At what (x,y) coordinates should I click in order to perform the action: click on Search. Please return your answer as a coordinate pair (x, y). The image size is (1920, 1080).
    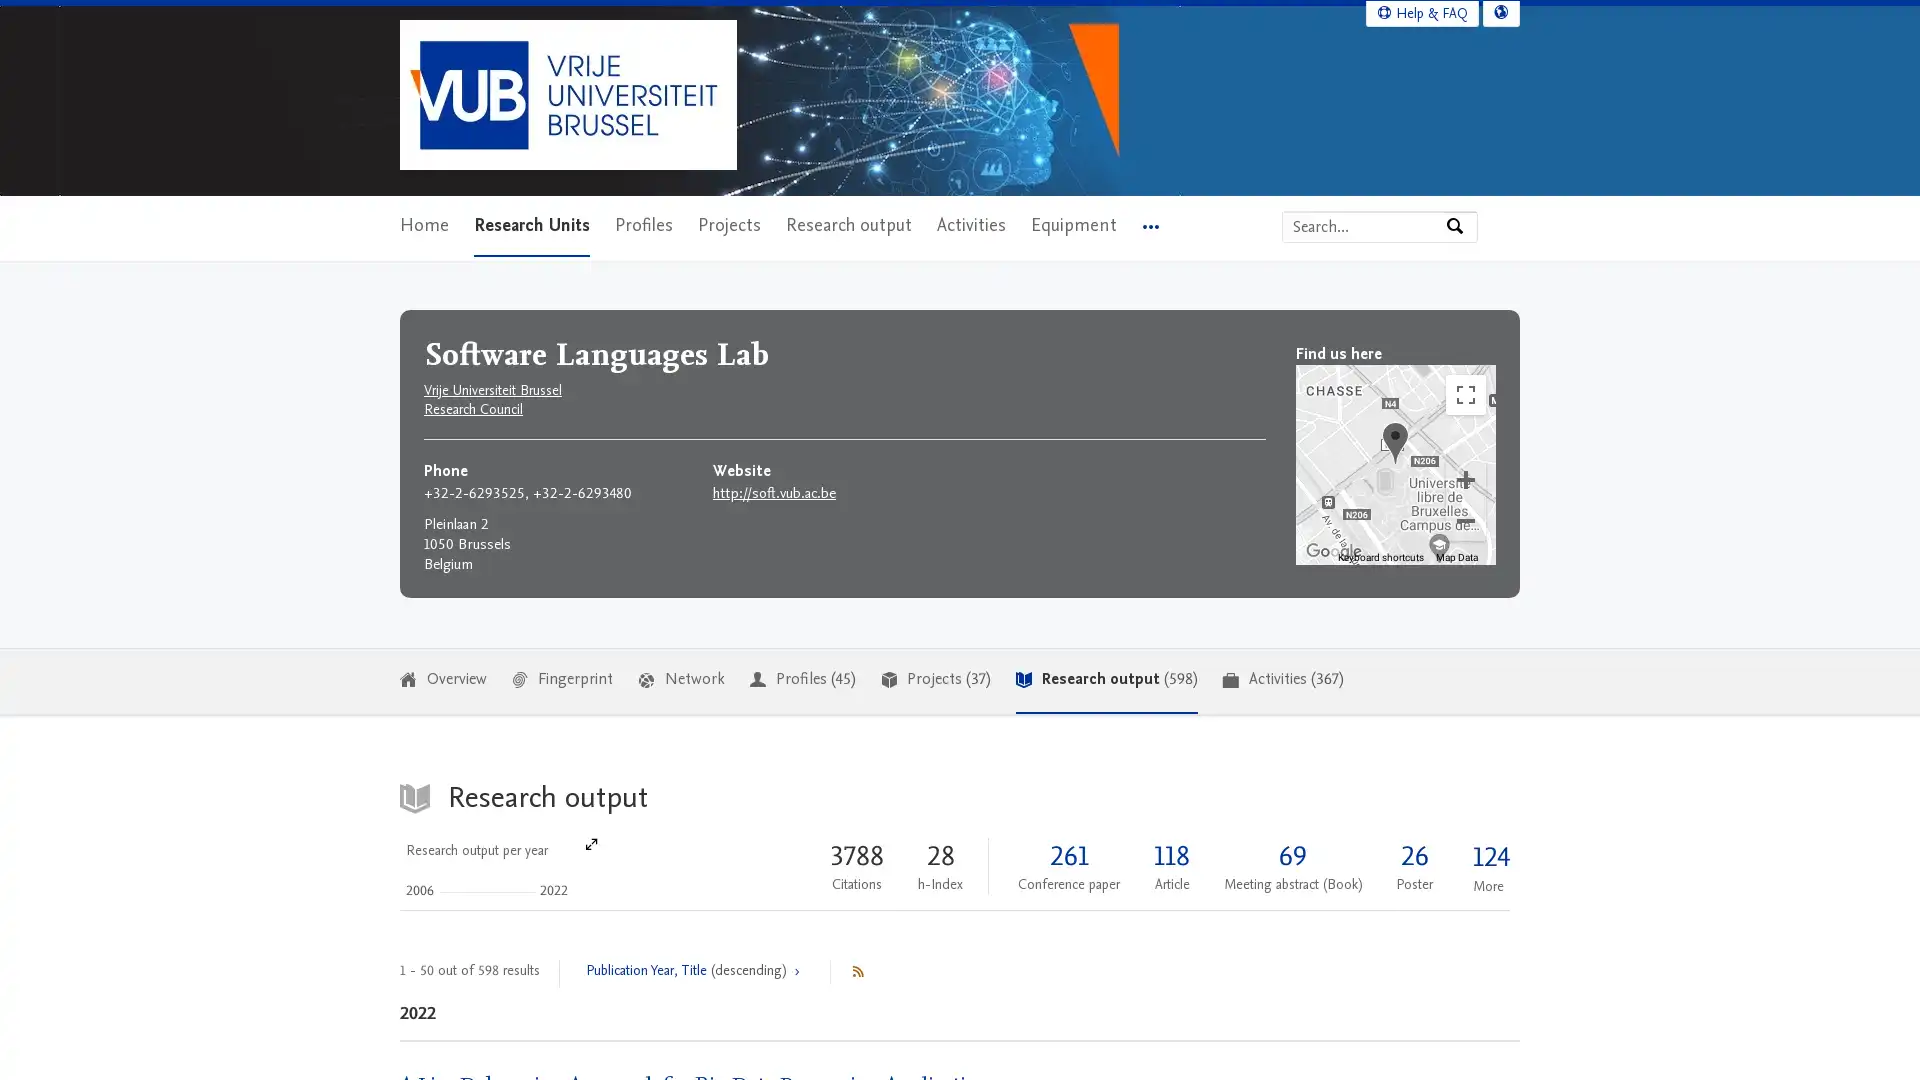
    Looking at the image, I should click on (1460, 225).